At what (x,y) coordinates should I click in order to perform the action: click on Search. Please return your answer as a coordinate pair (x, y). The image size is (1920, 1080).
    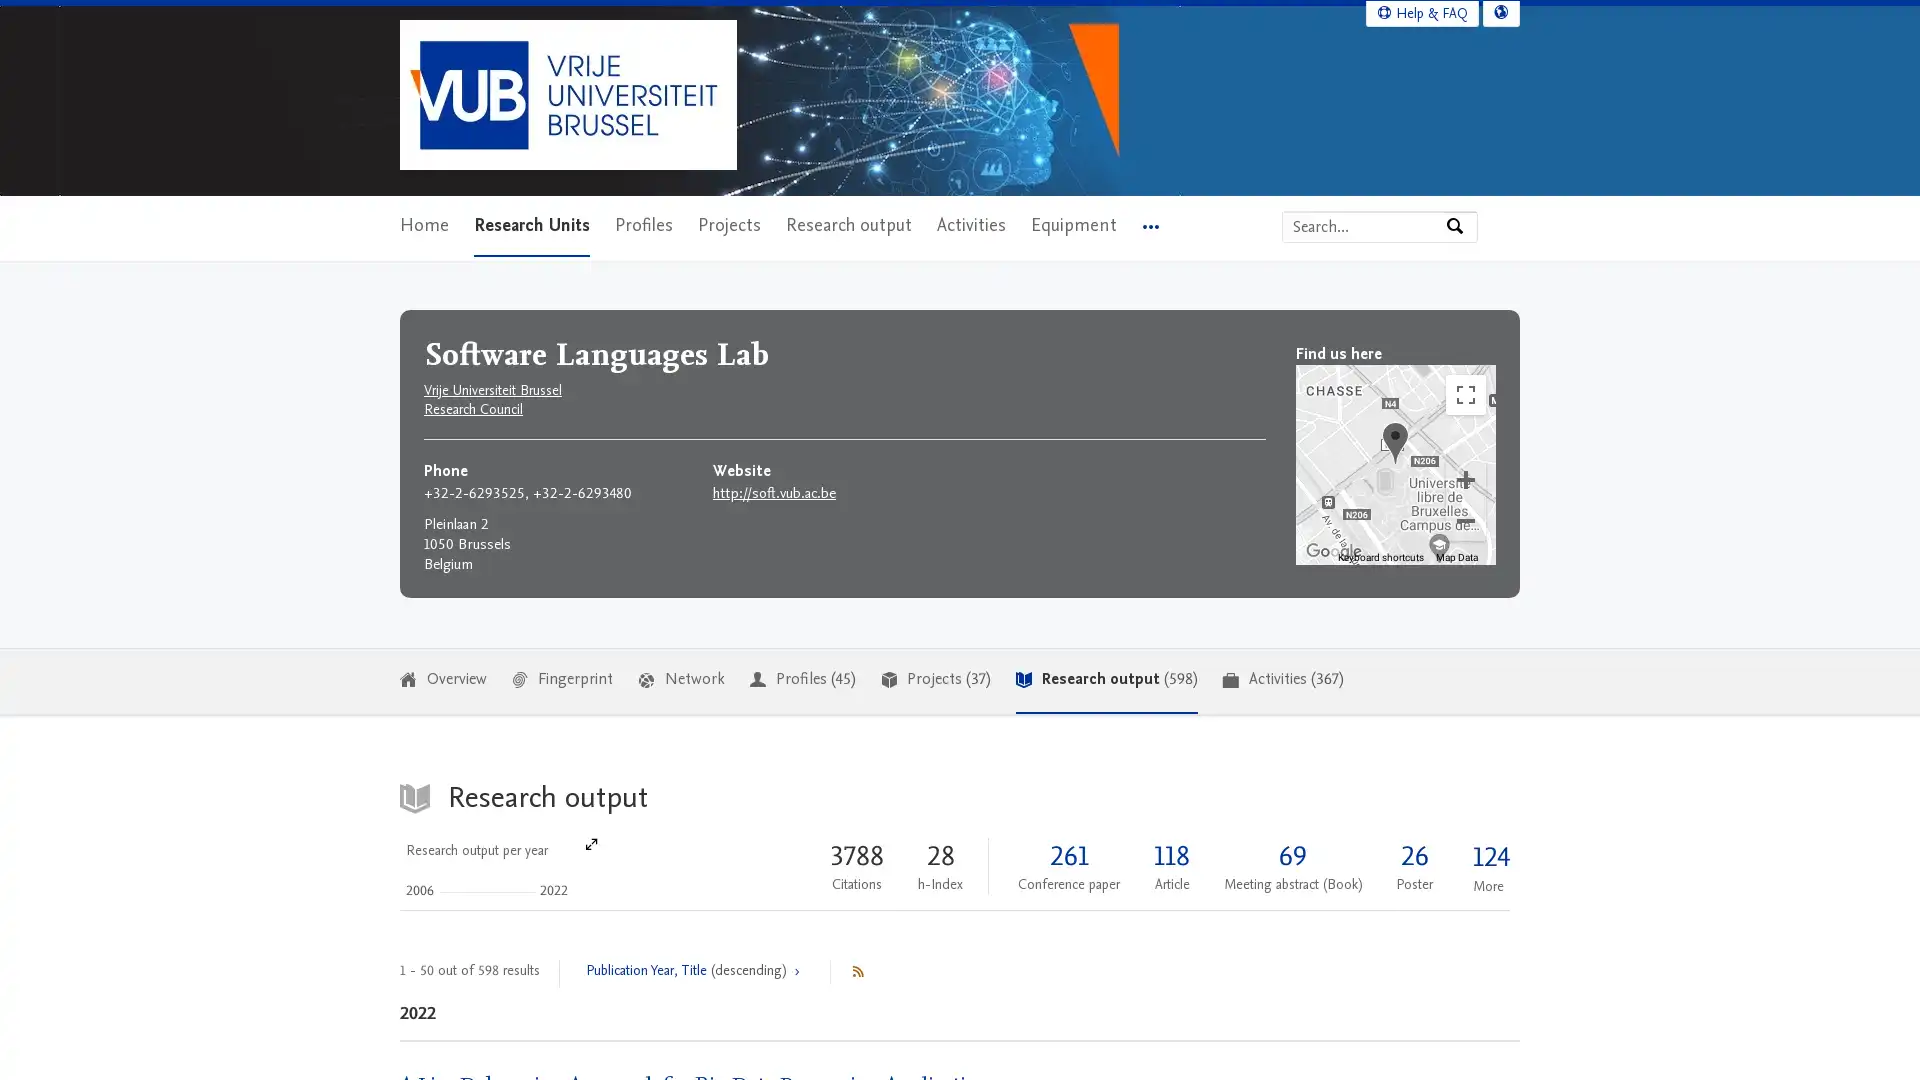
    Looking at the image, I should click on (1460, 225).